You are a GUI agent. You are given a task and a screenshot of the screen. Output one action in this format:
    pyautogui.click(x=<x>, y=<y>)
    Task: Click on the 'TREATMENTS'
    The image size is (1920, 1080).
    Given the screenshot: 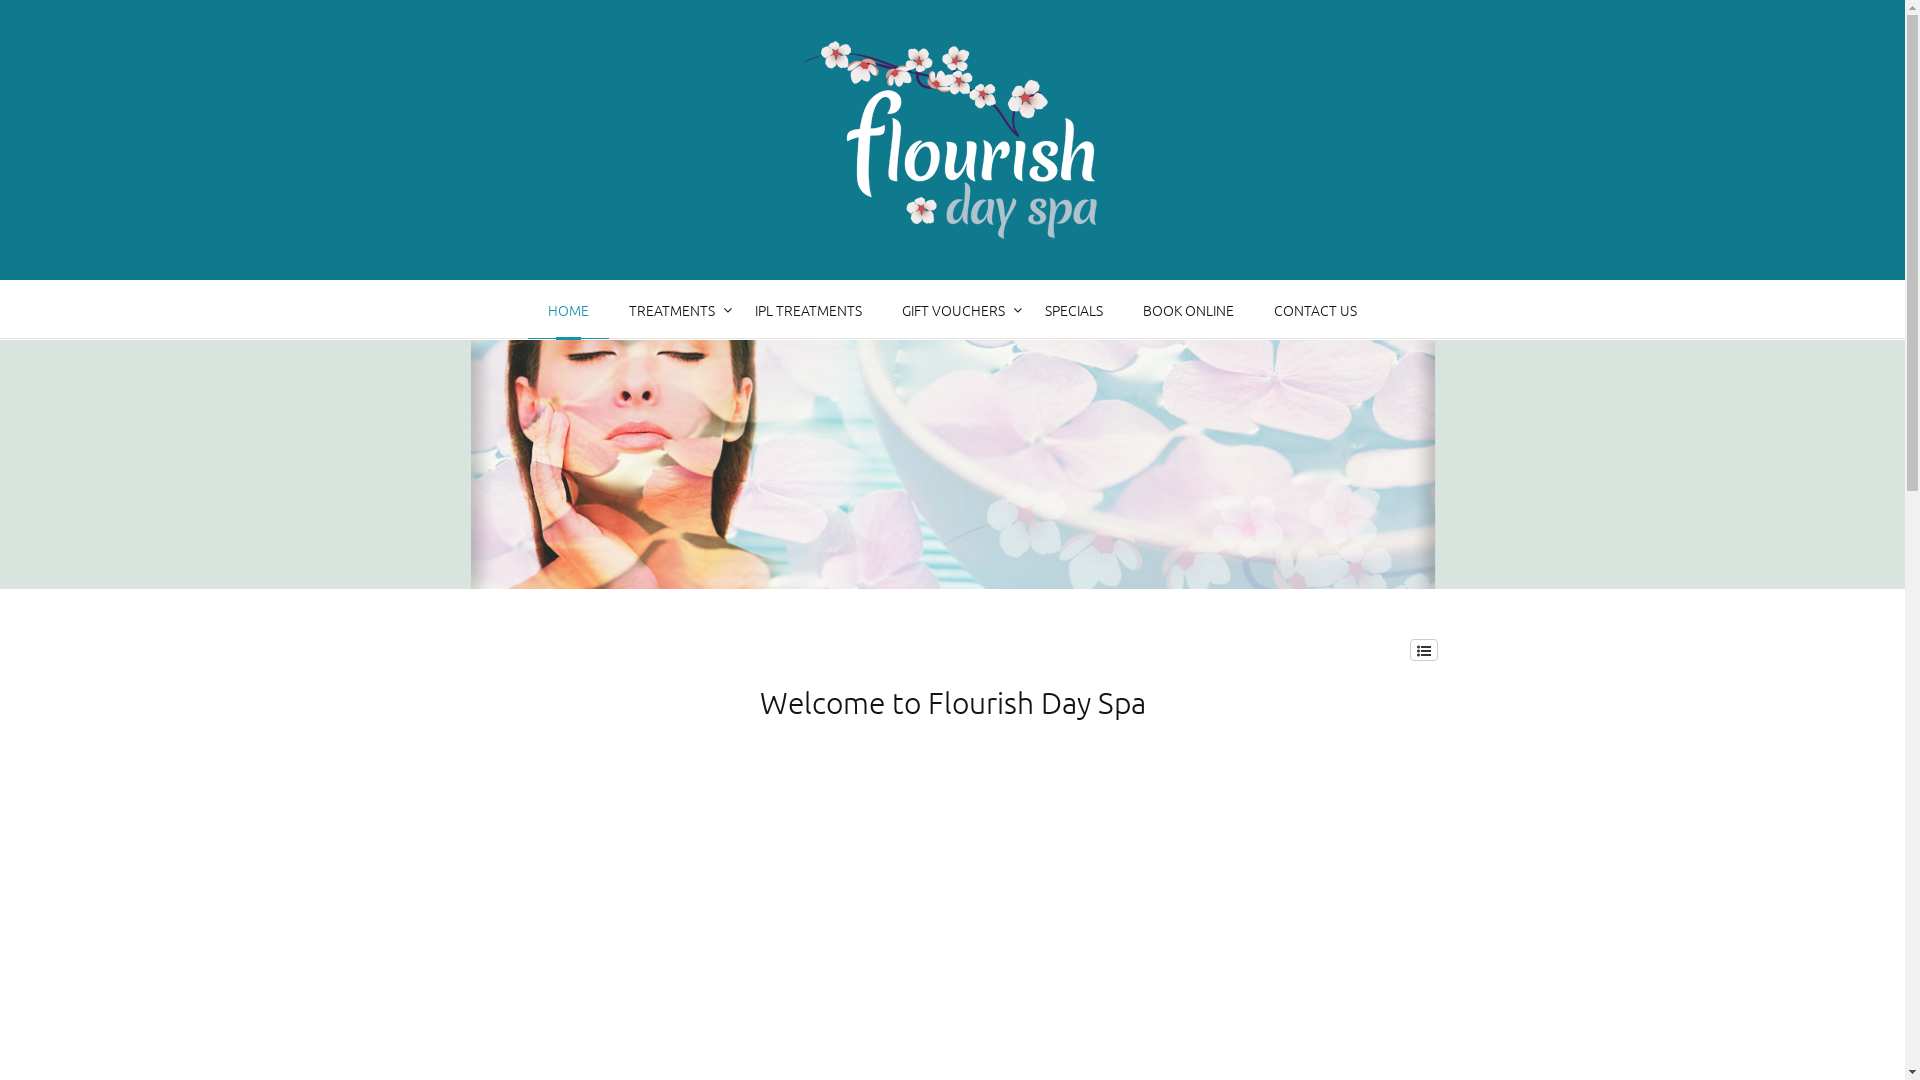 What is the action you would take?
    pyautogui.click(x=608, y=309)
    